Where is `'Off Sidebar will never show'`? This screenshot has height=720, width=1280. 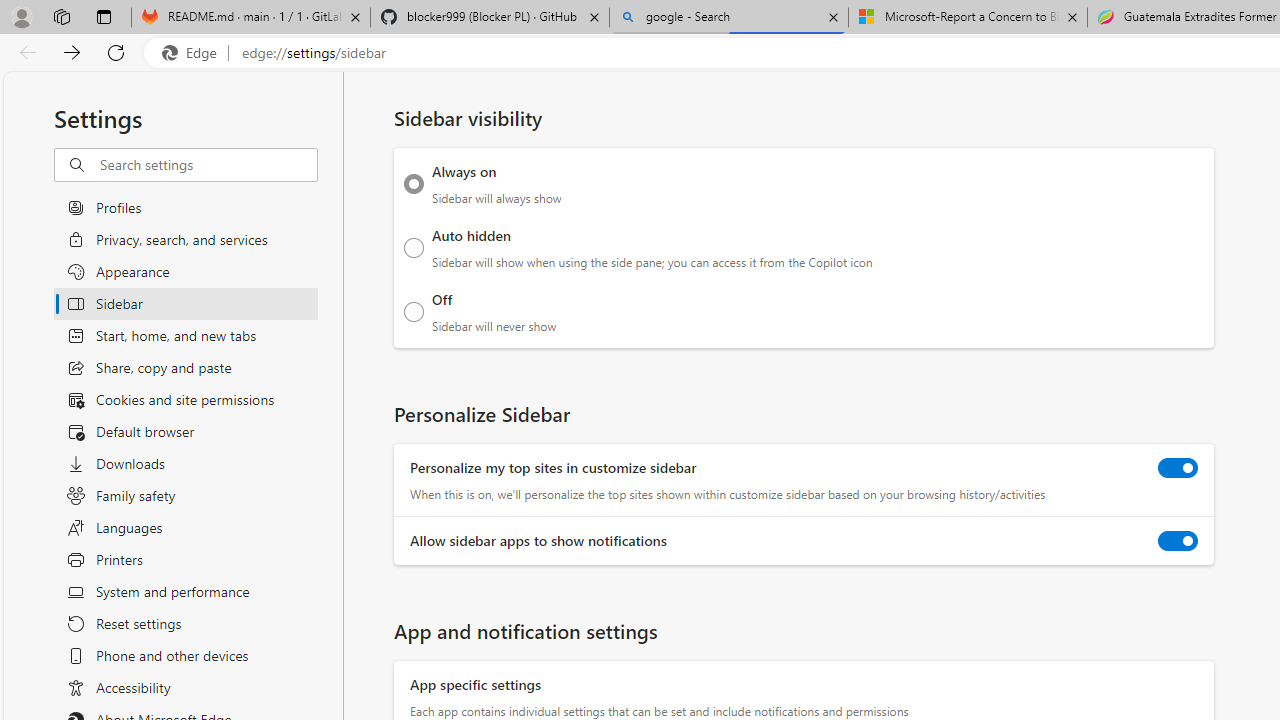
'Off Sidebar will never show' is located at coordinates (413, 311).